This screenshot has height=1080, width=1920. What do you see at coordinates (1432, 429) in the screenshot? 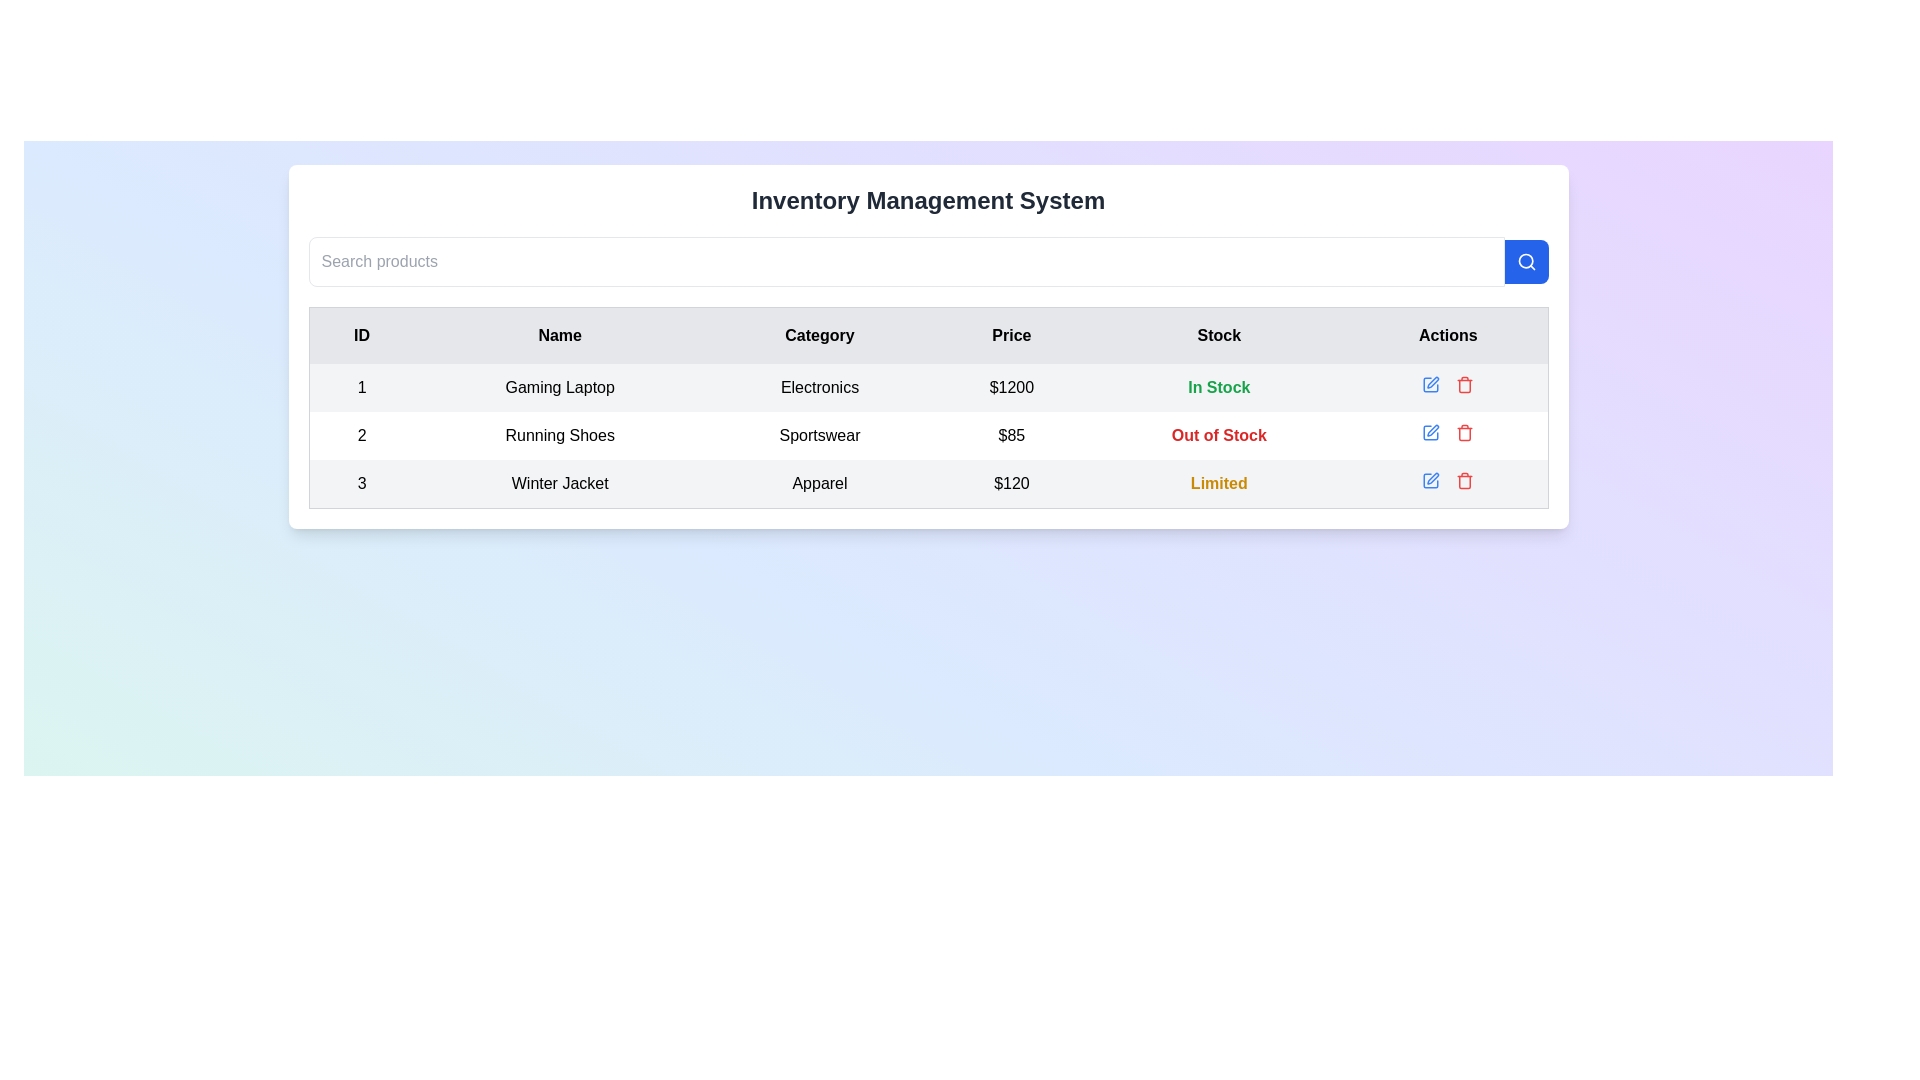
I see `the small, square pen icon styled in line-art design located in the 'Actions' column for the 'Running Shoes' entry` at bounding box center [1432, 429].